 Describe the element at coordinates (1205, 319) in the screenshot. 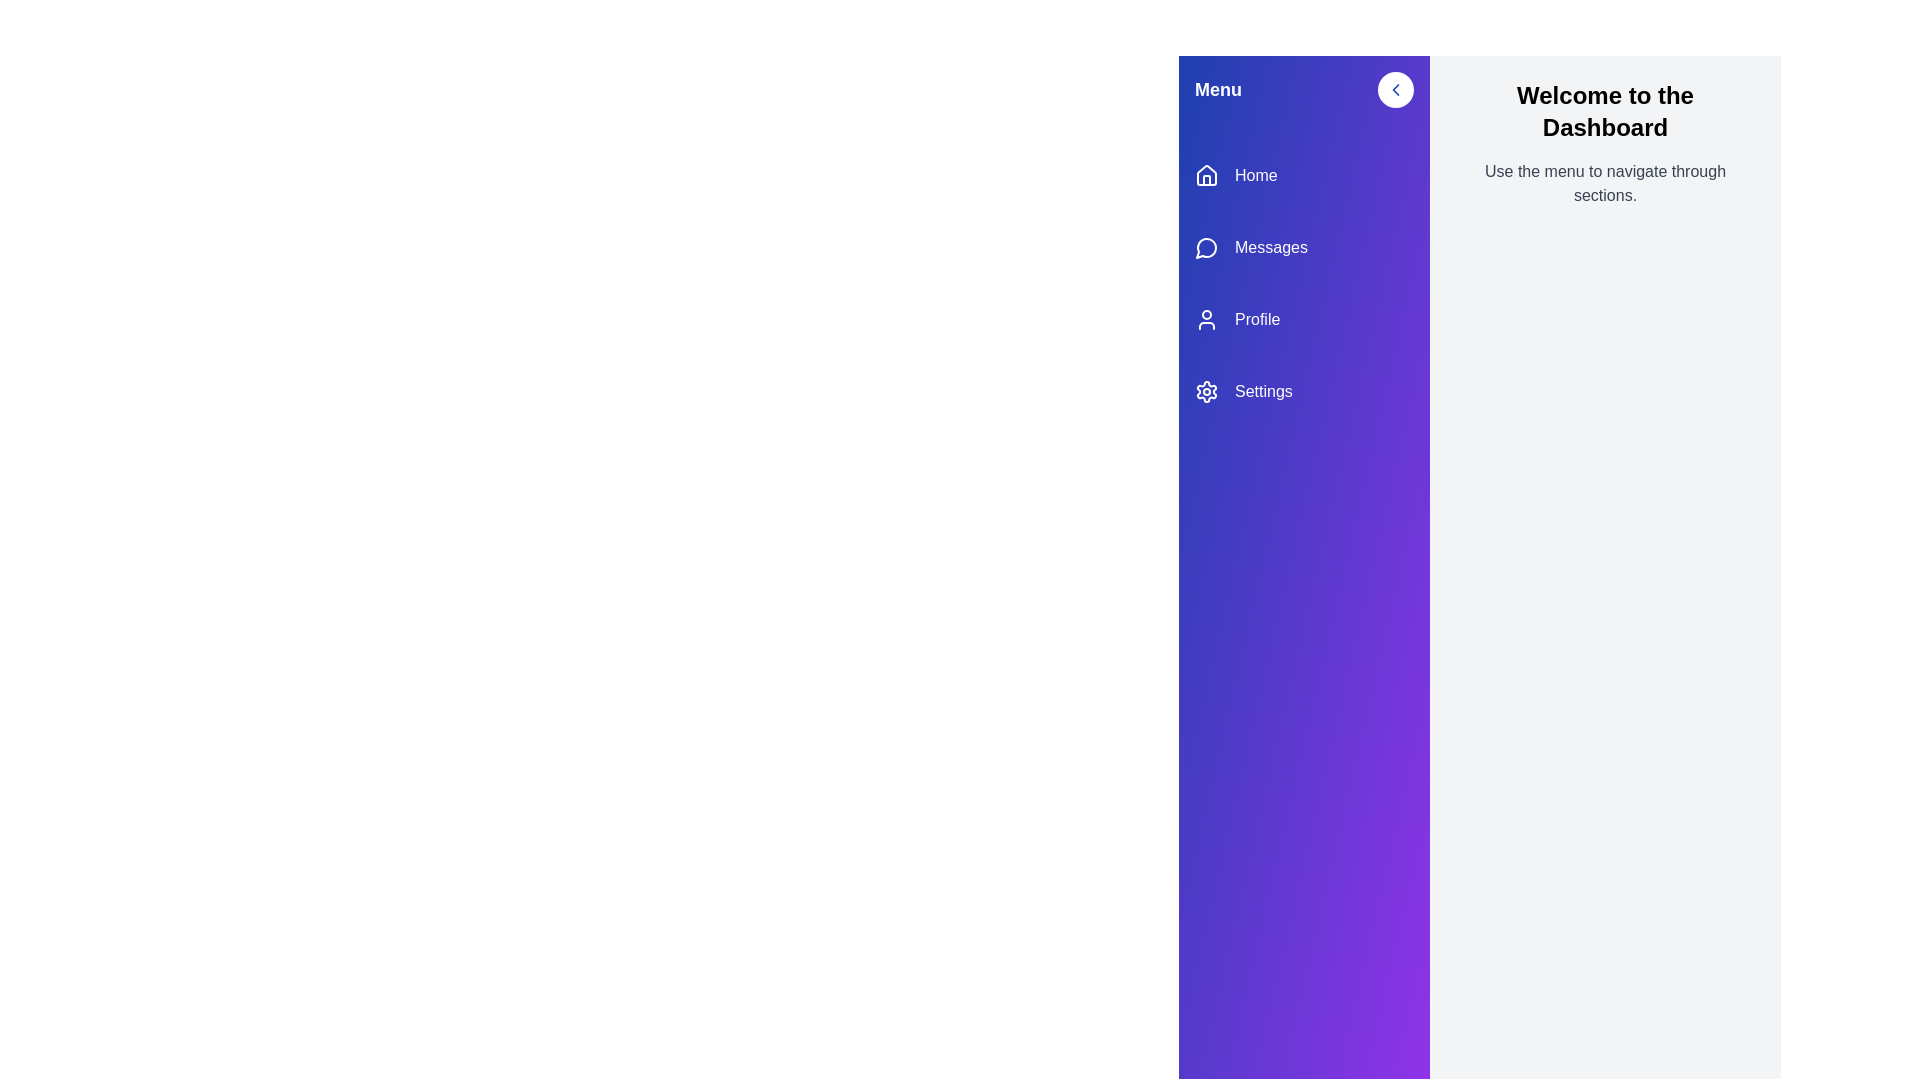

I see `the Profile icon in the sidebar` at that location.